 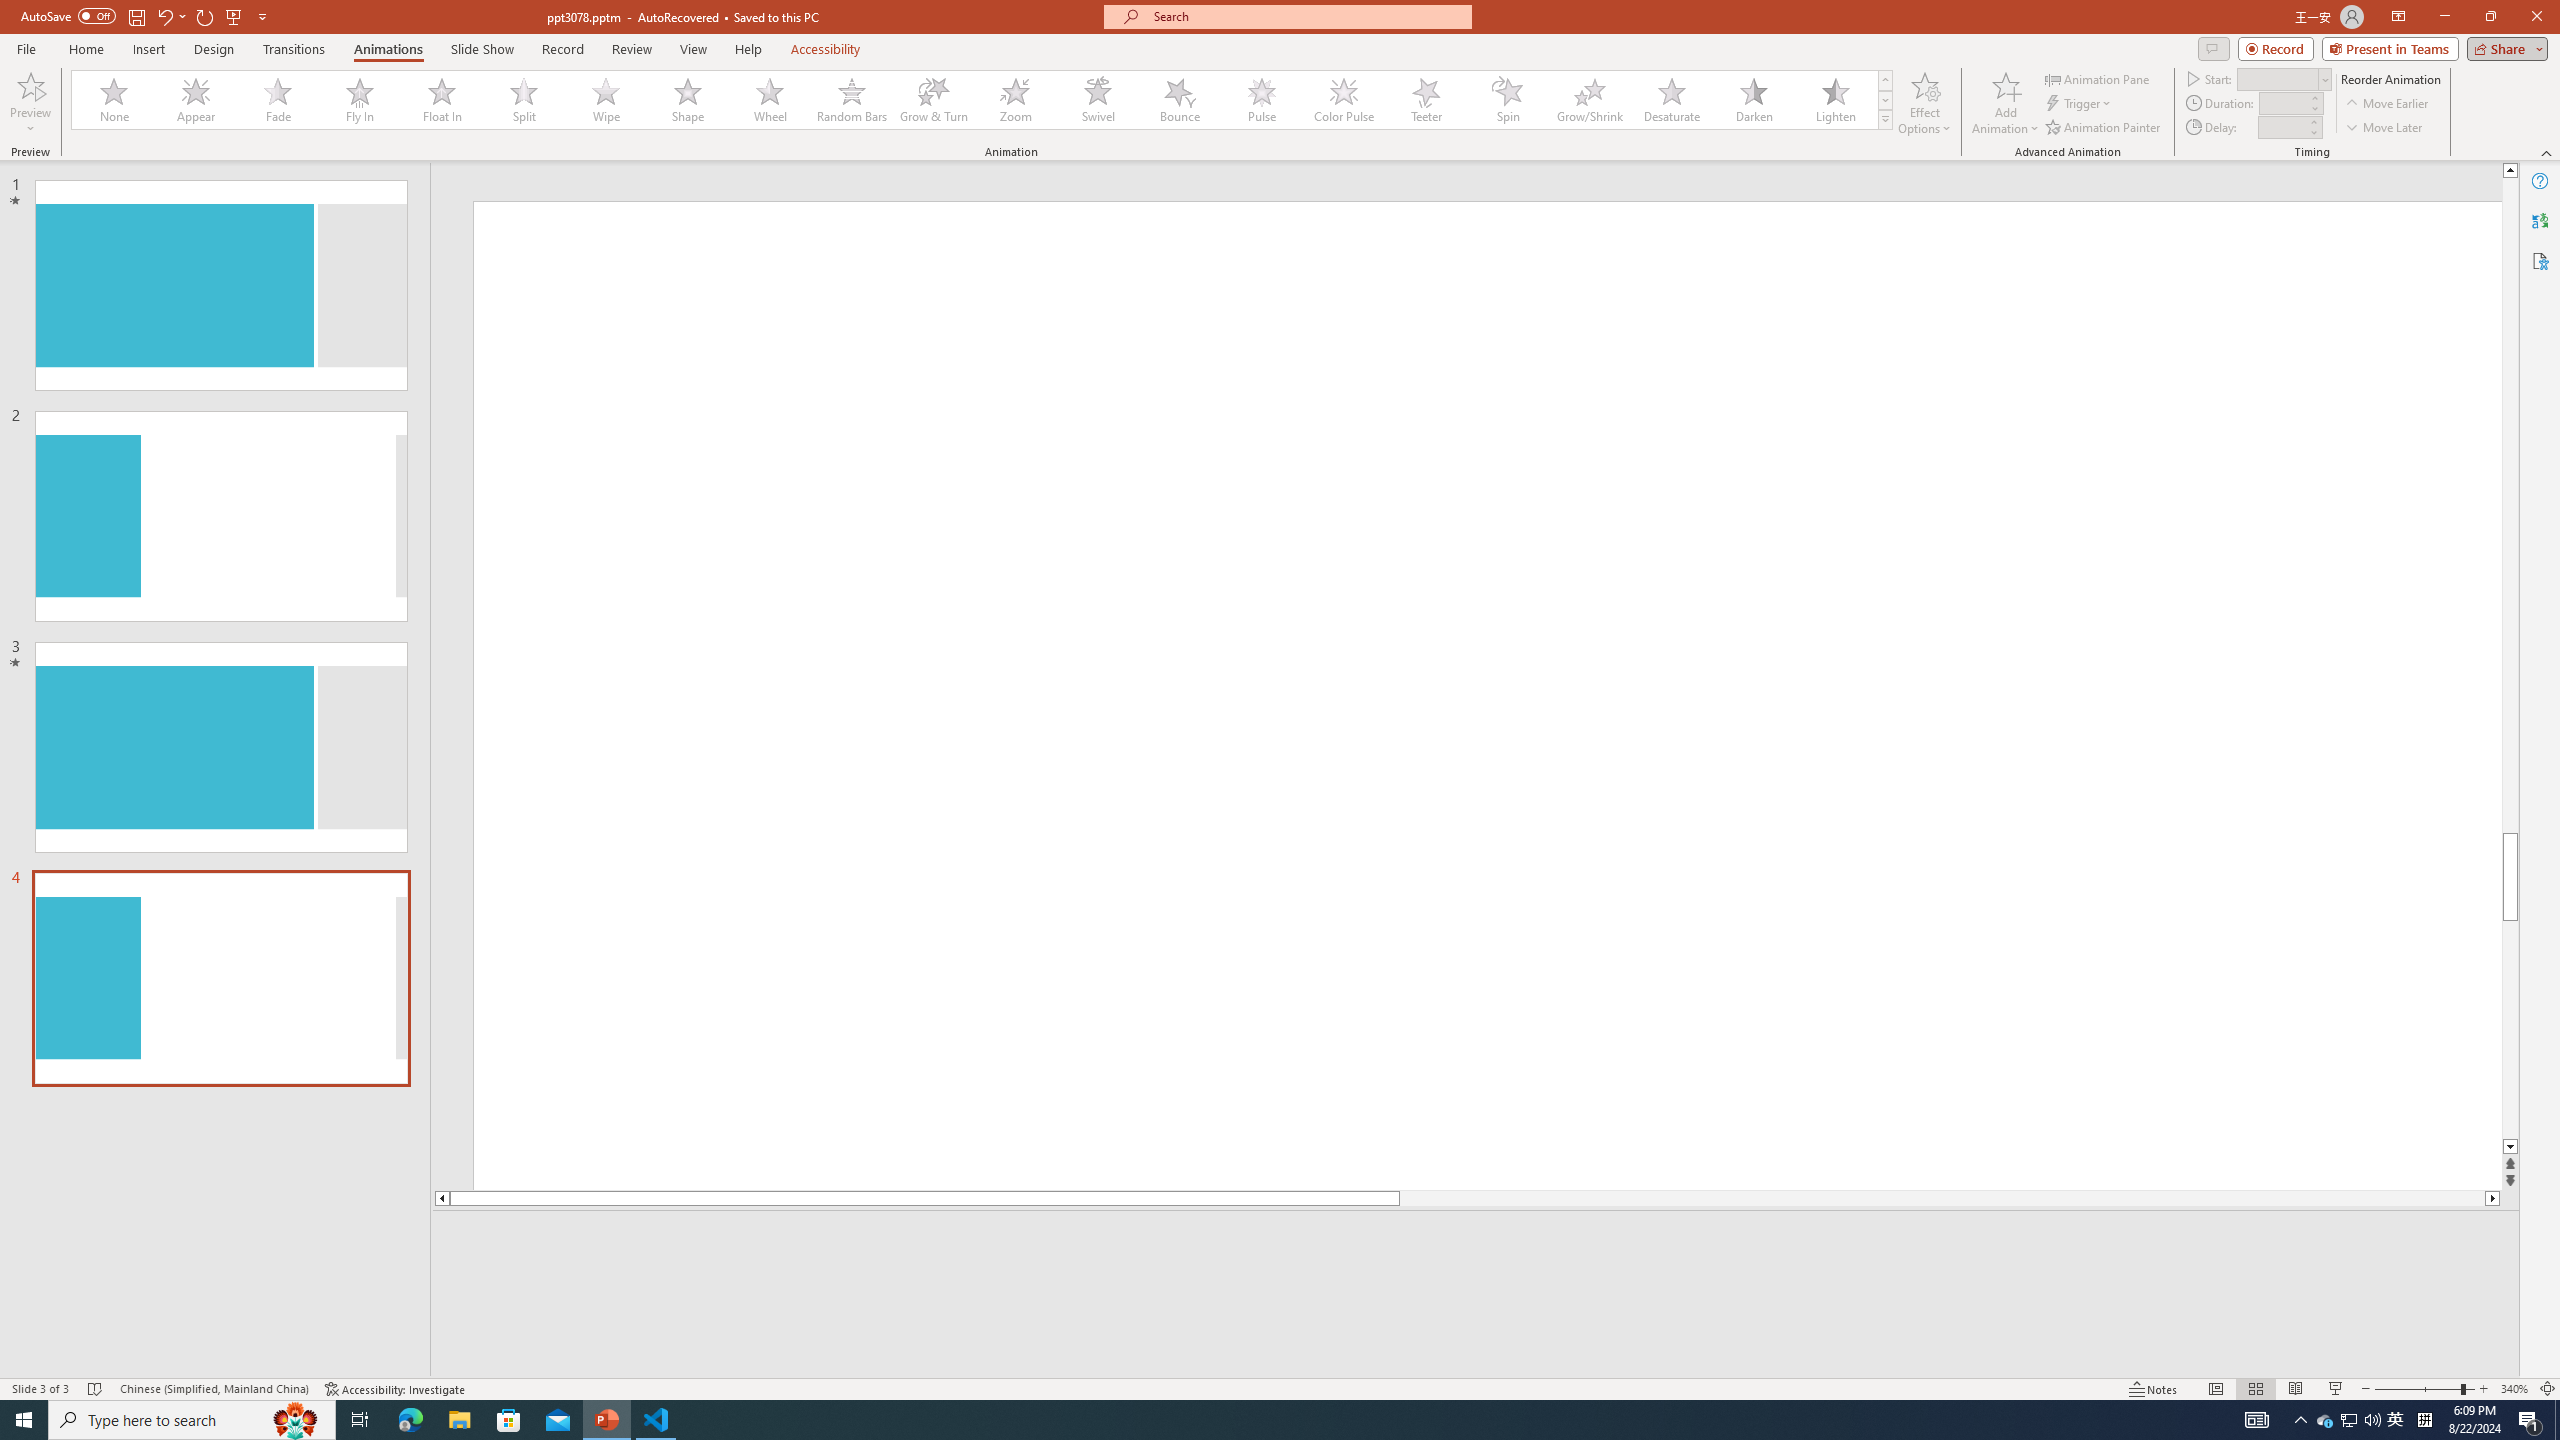 What do you see at coordinates (1671, 99) in the screenshot?
I see `'Desaturate'` at bounding box center [1671, 99].